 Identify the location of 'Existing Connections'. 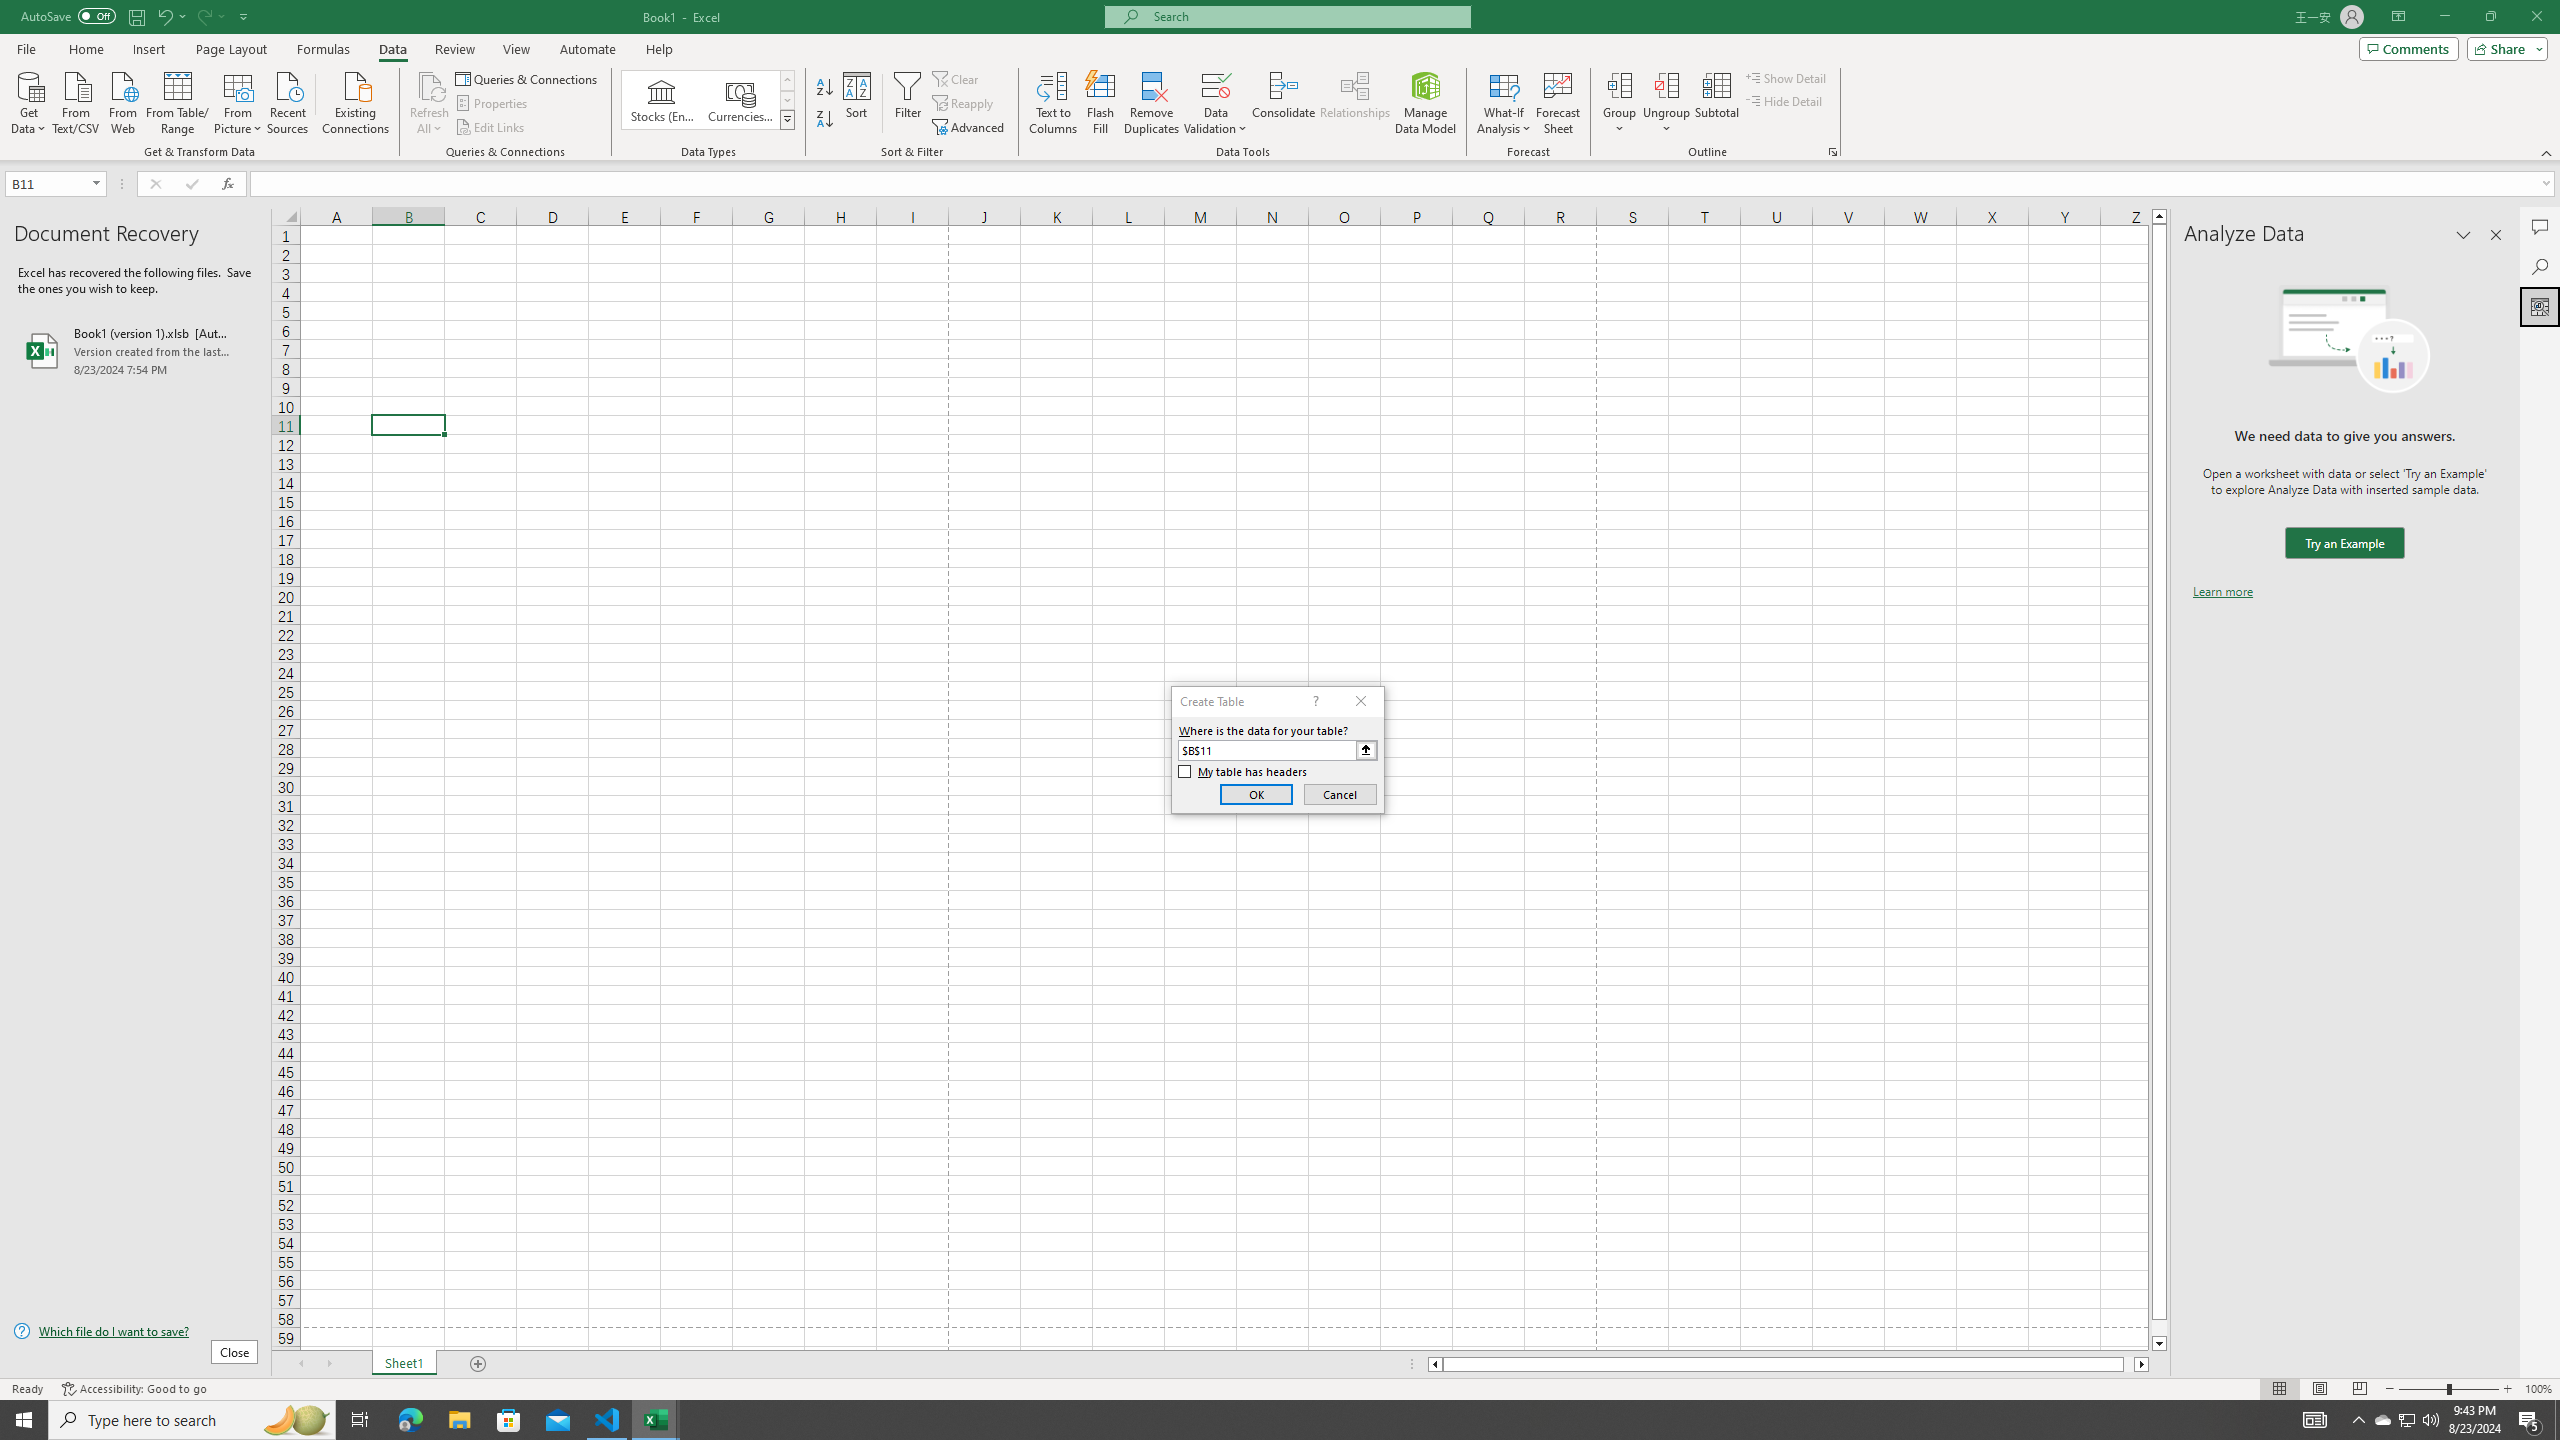
(354, 100).